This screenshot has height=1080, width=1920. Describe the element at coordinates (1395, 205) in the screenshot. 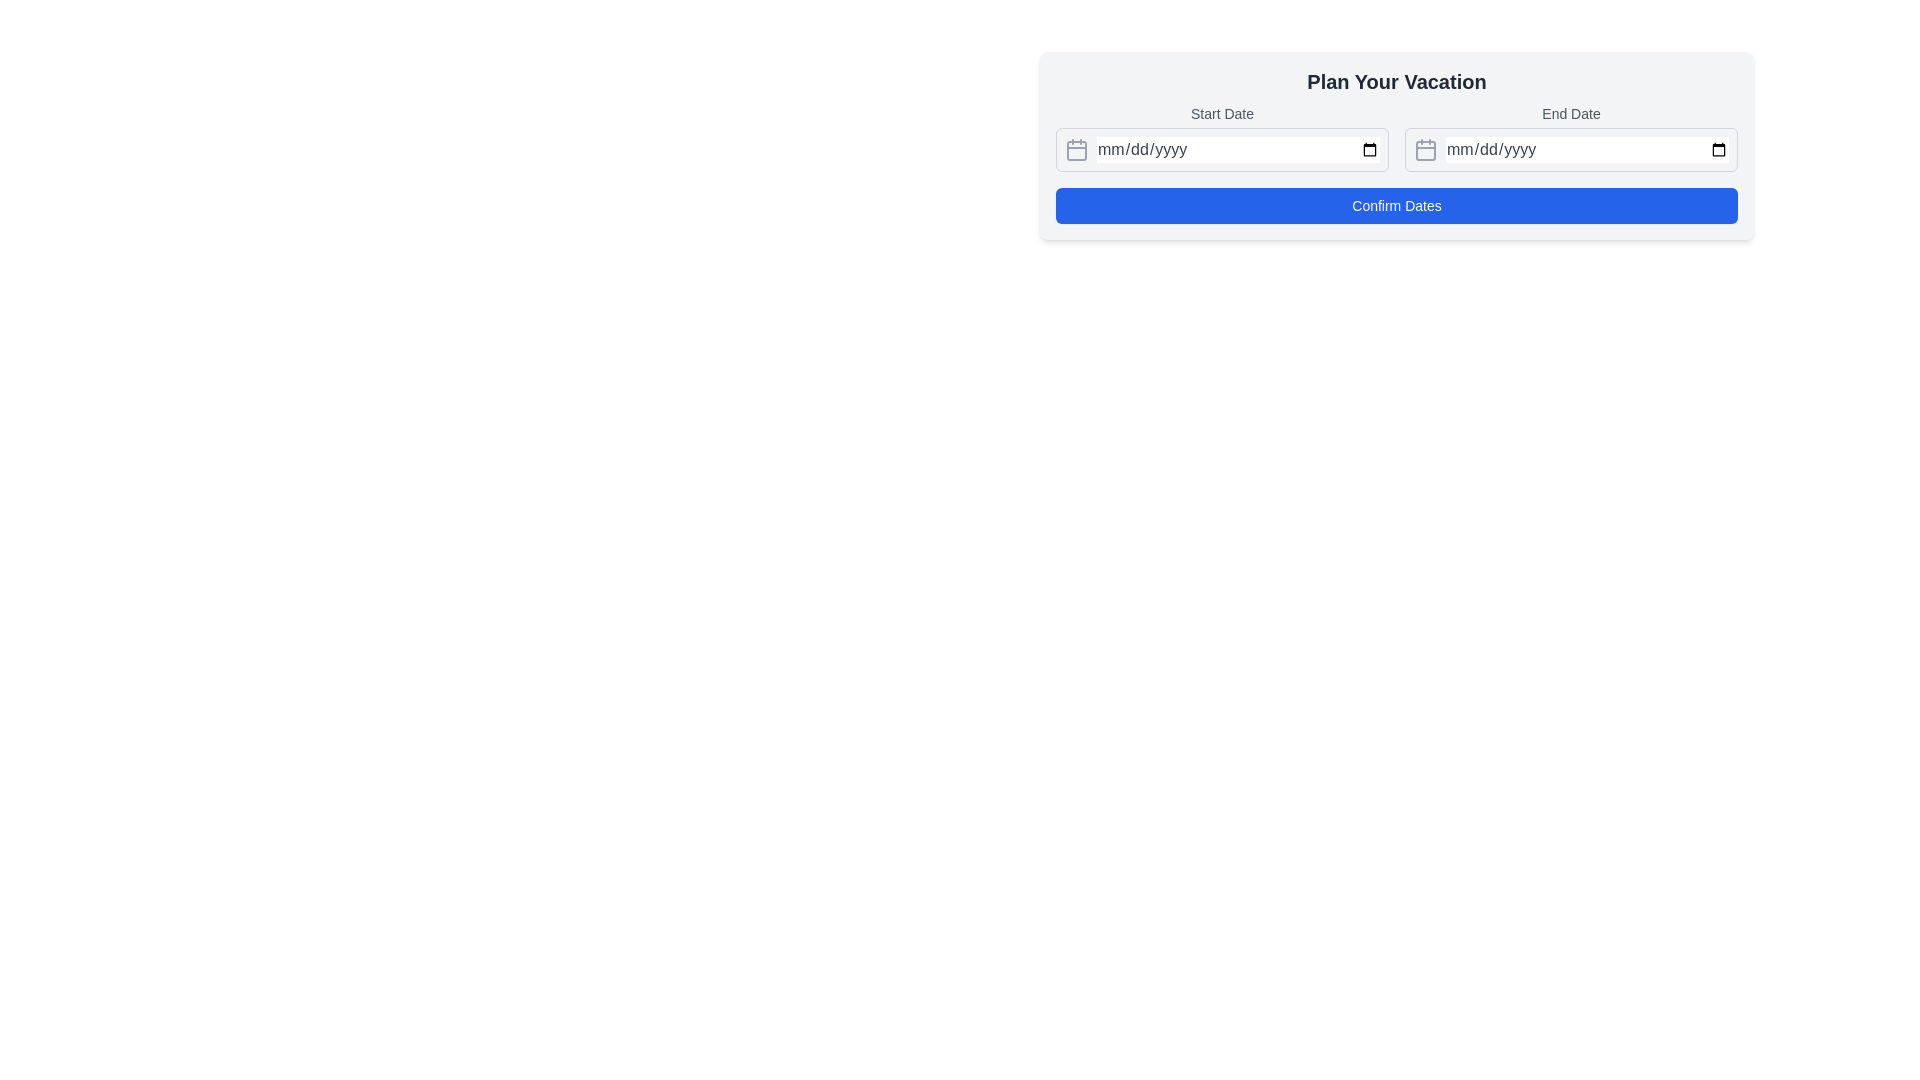

I see `the confirmation button located at the bottom of the 'Plan Your Vacation' form to confirm the start and end dates provided in the input fields` at that location.